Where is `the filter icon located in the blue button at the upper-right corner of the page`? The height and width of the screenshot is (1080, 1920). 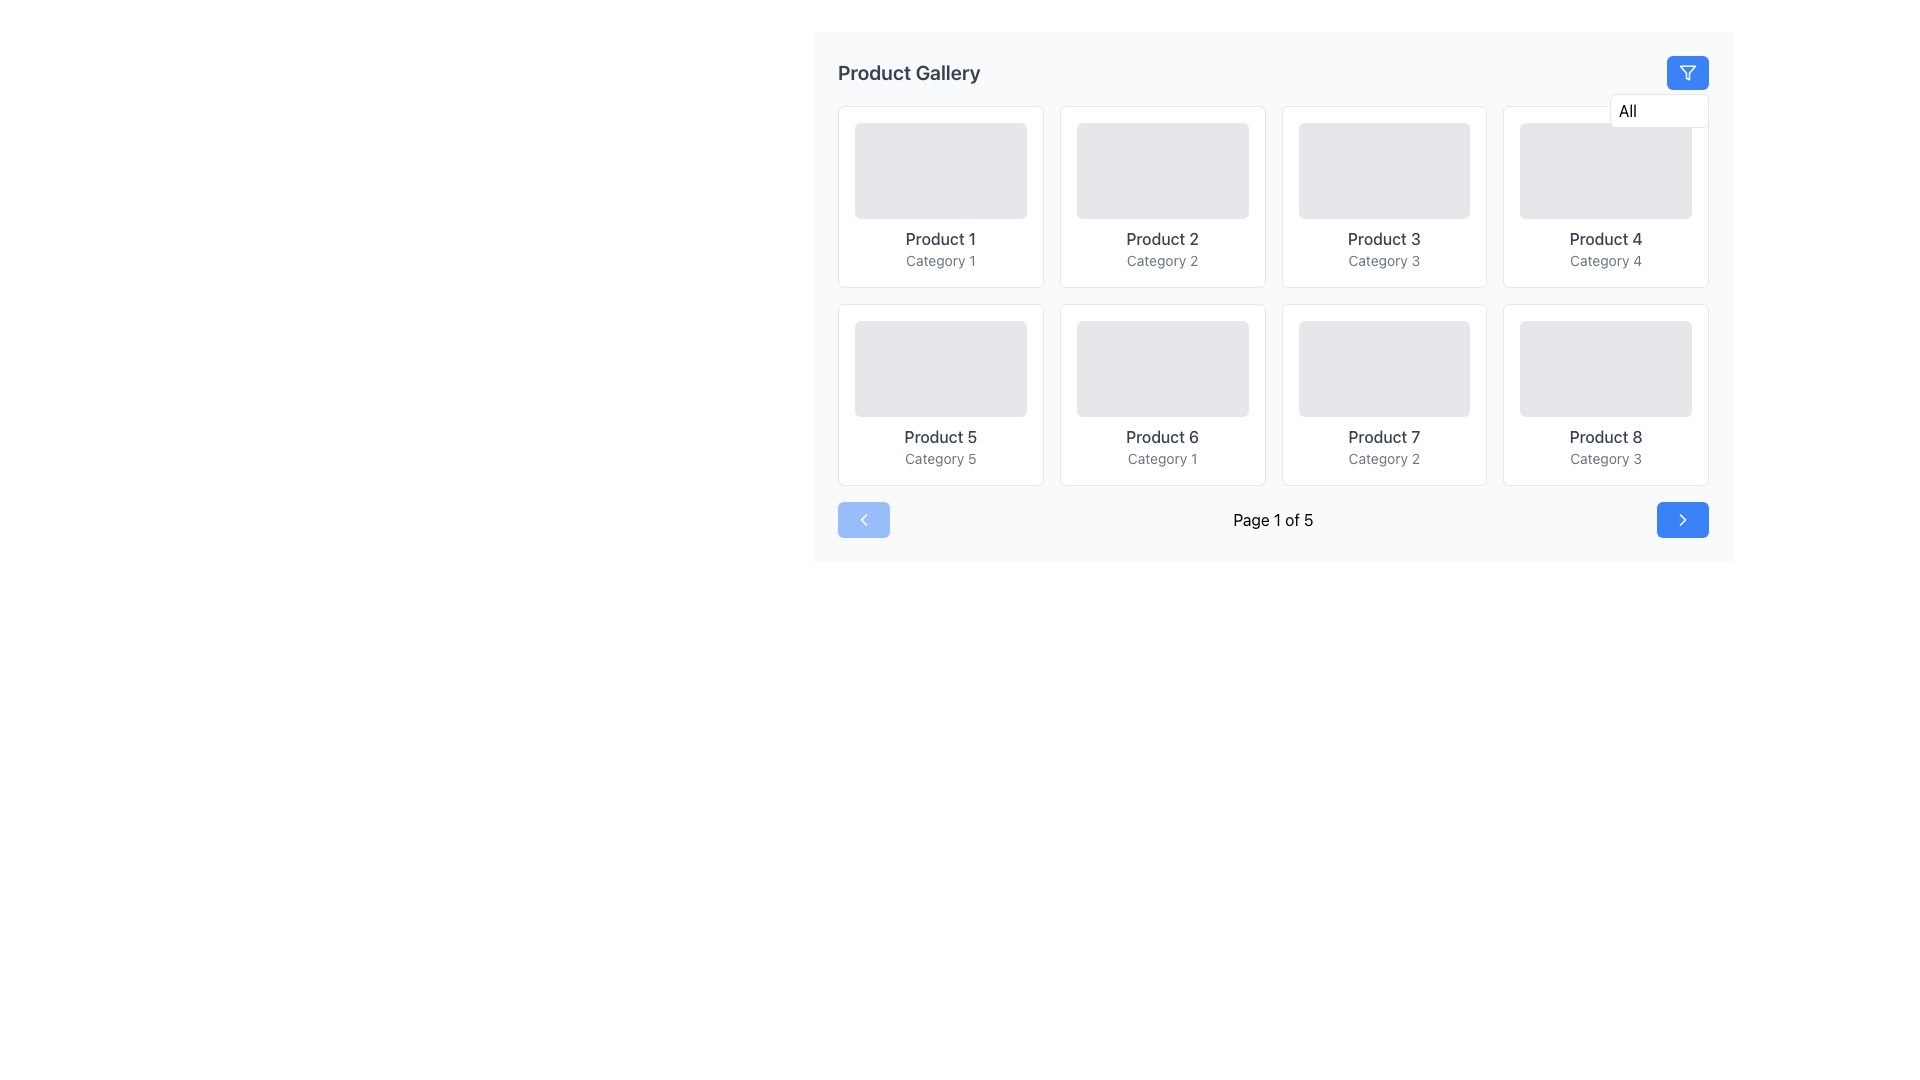
the filter icon located in the blue button at the upper-right corner of the page is located at coordinates (1687, 72).